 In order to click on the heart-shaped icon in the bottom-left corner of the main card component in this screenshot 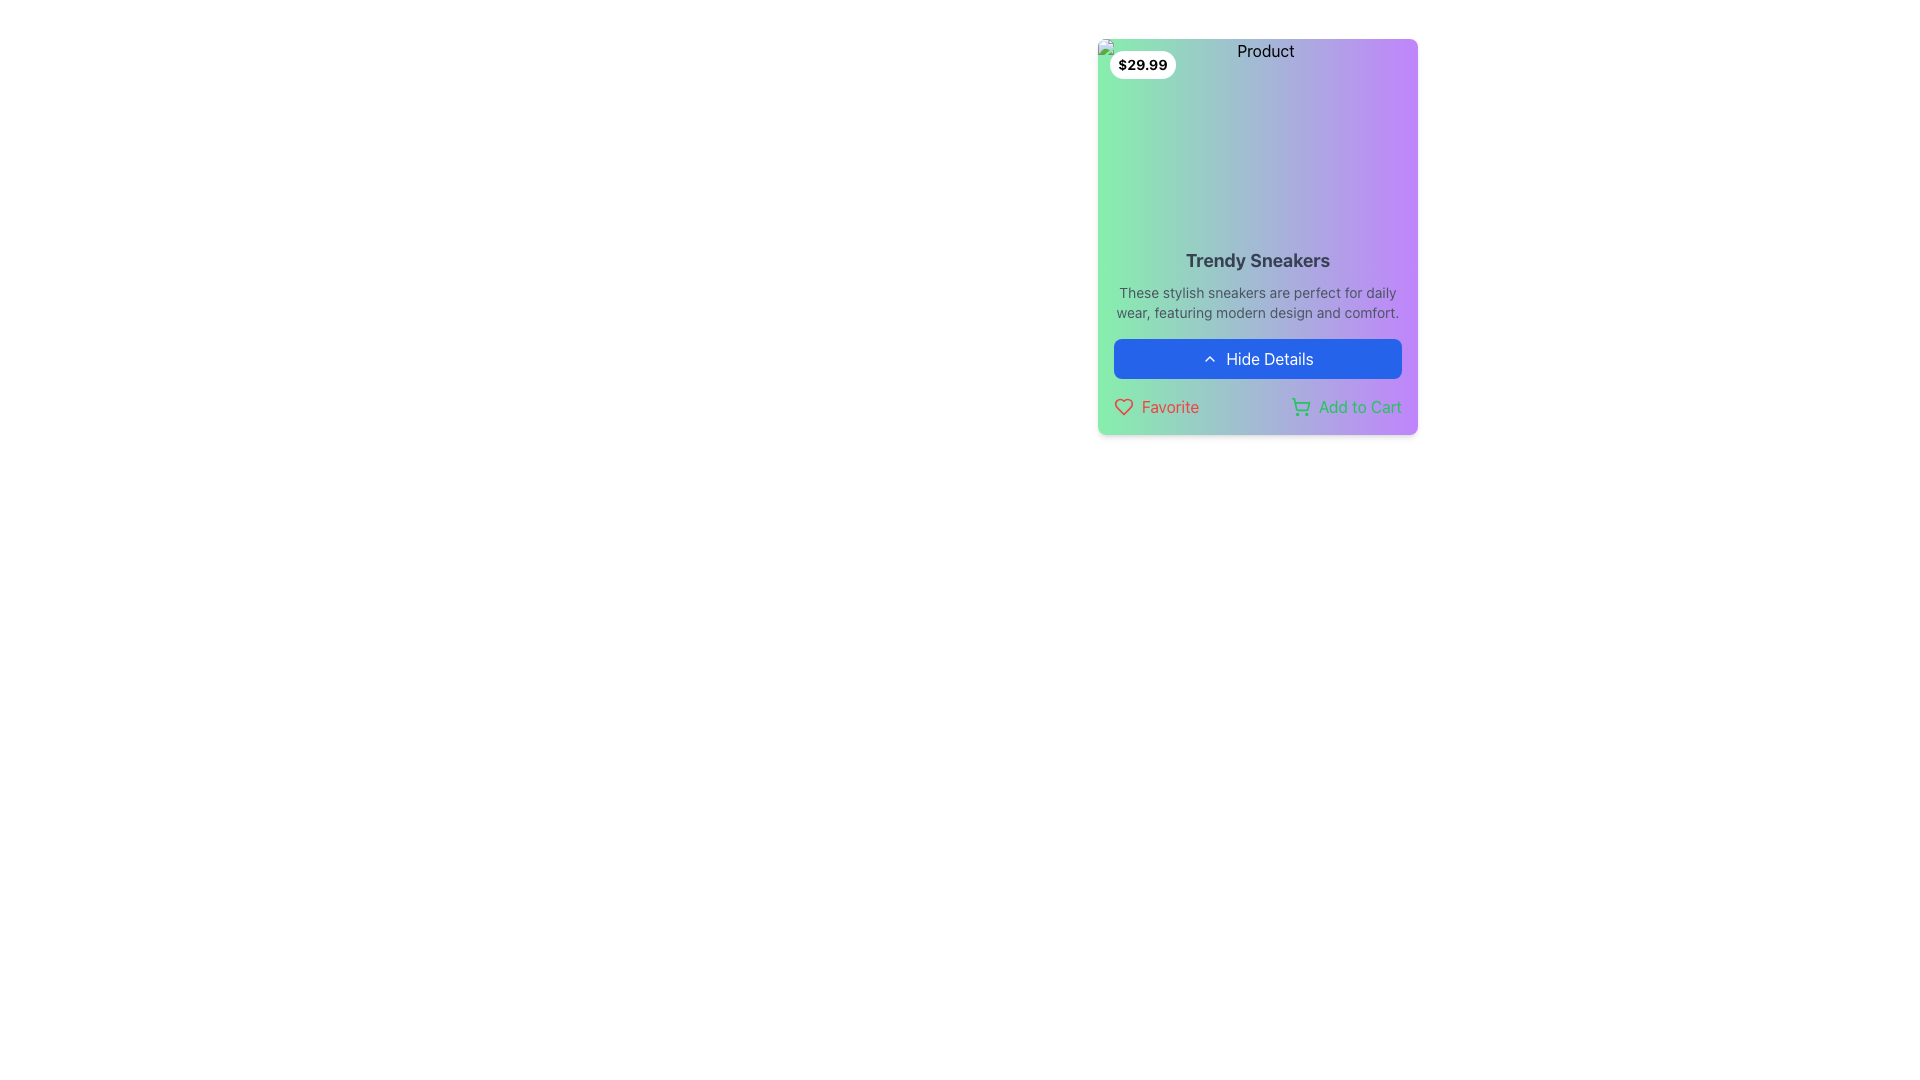, I will do `click(1123, 406)`.